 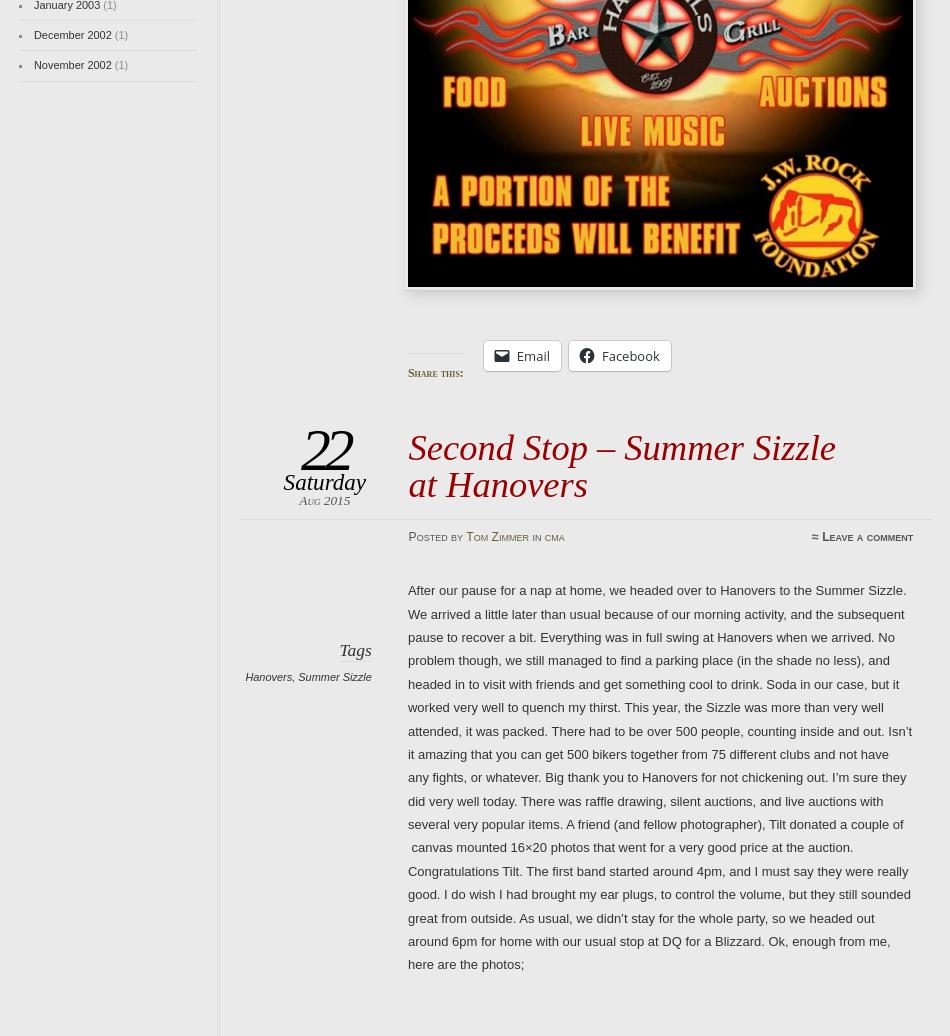 What do you see at coordinates (457, 536) in the screenshot?
I see `'by'` at bounding box center [457, 536].